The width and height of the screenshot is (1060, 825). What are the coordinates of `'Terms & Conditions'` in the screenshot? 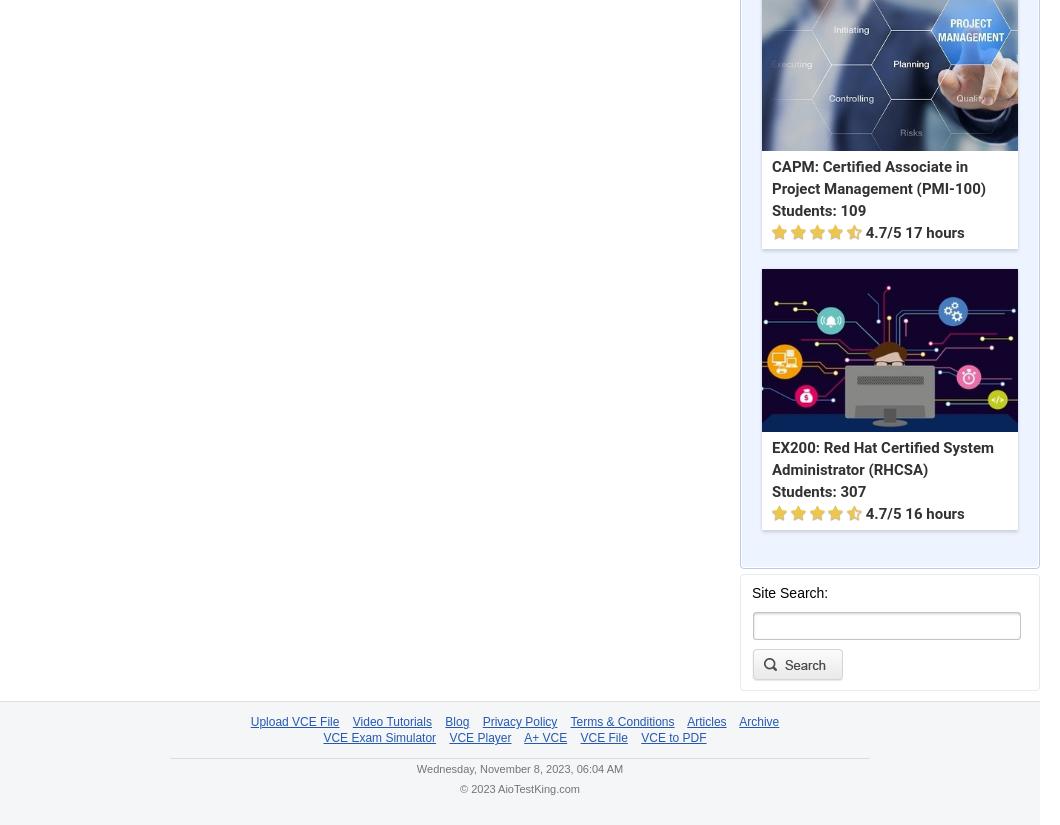 It's located at (569, 721).